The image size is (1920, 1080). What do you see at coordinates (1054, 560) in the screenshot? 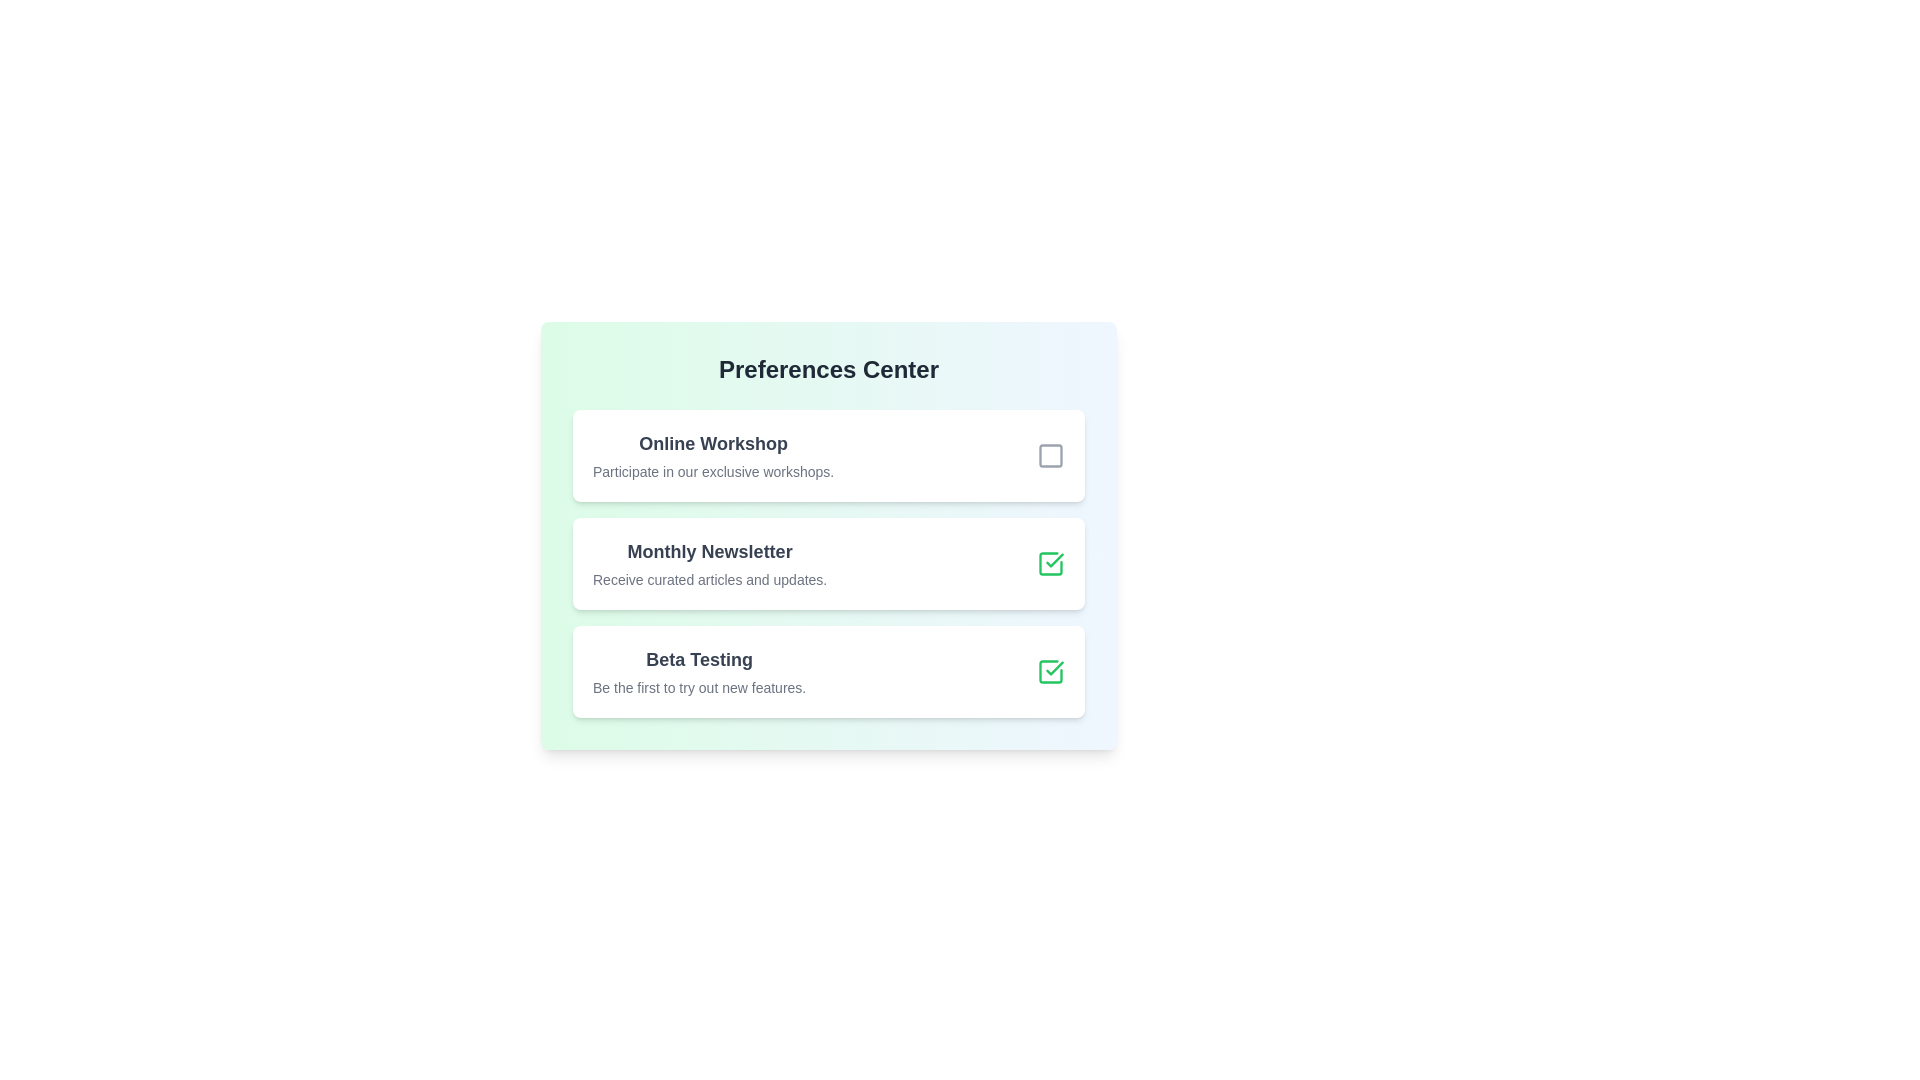
I see `the curved checkmark icon located within the 'Beta Testing' option in the Preferences Center` at bounding box center [1054, 560].